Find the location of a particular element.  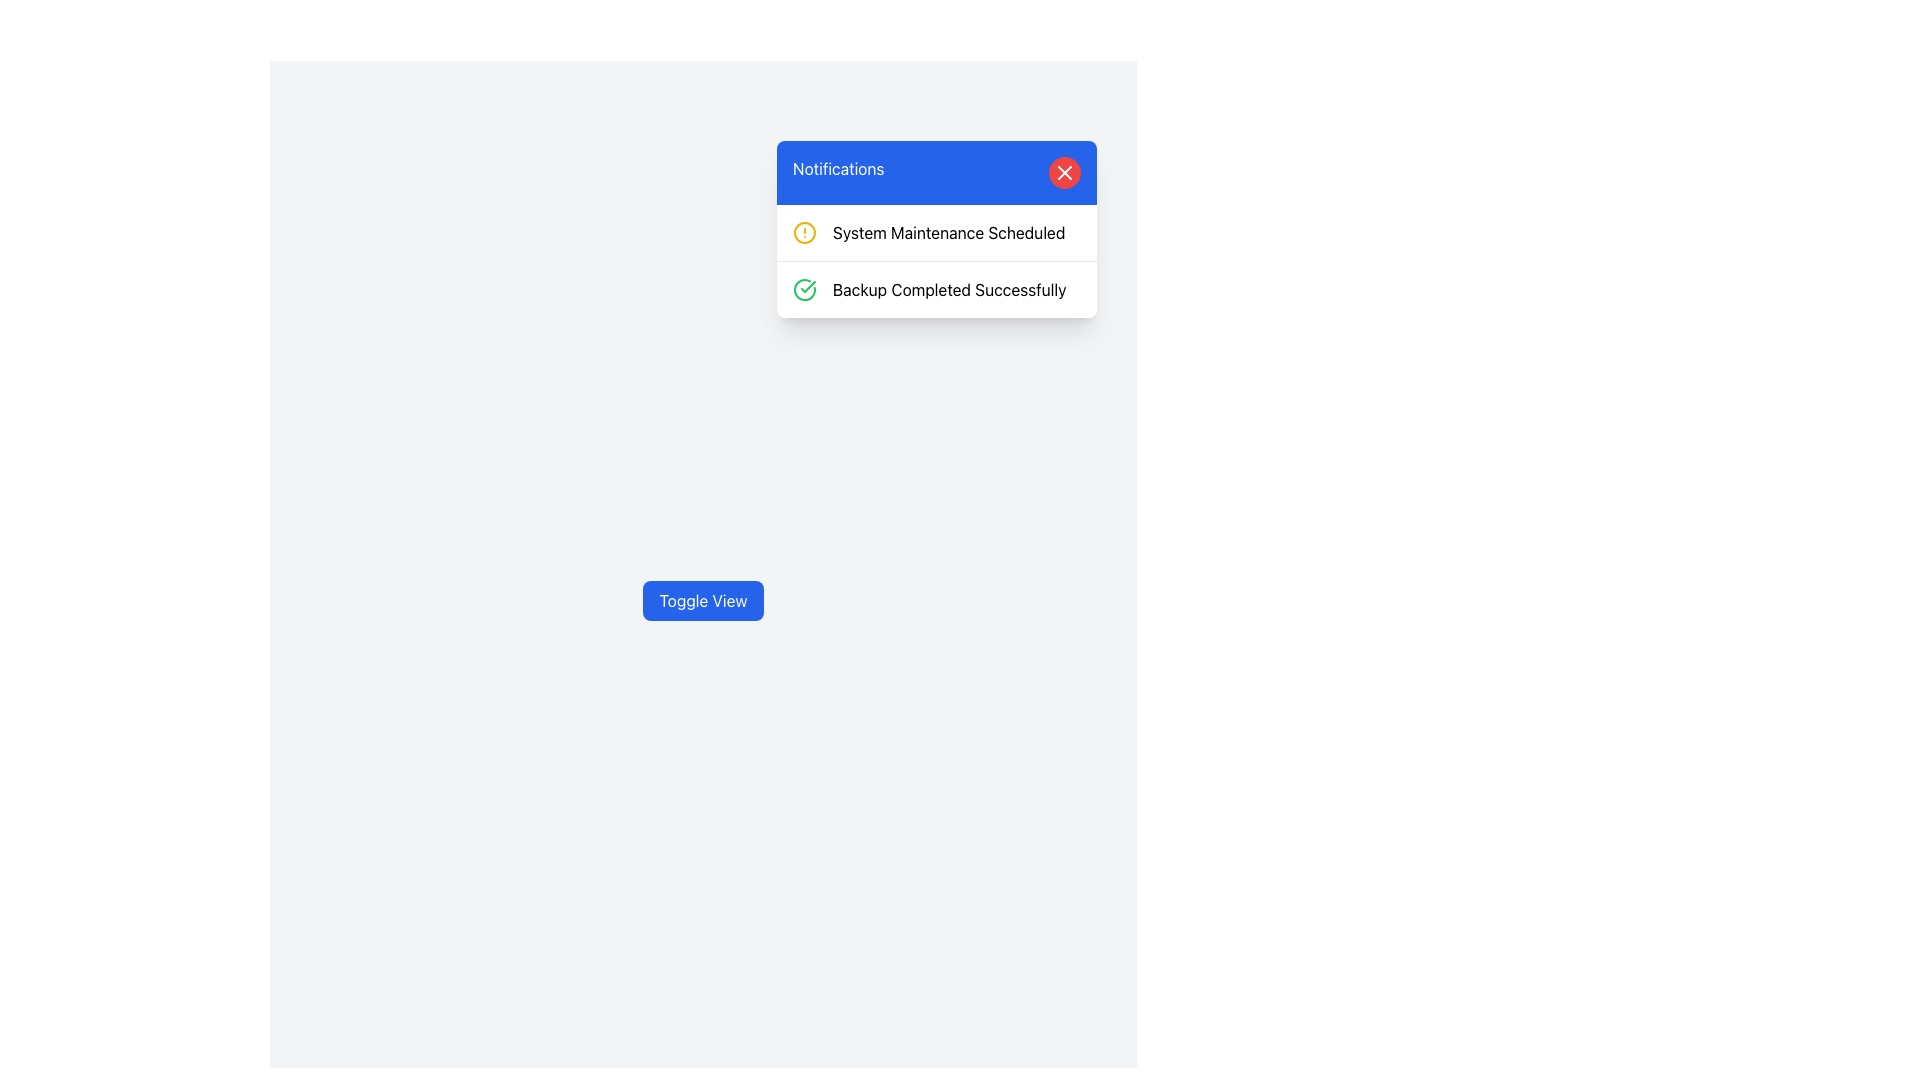

the first notification entry that informs the user about scheduled system maintenance, located directly below the 'Notifications' header is located at coordinates (935, 231).